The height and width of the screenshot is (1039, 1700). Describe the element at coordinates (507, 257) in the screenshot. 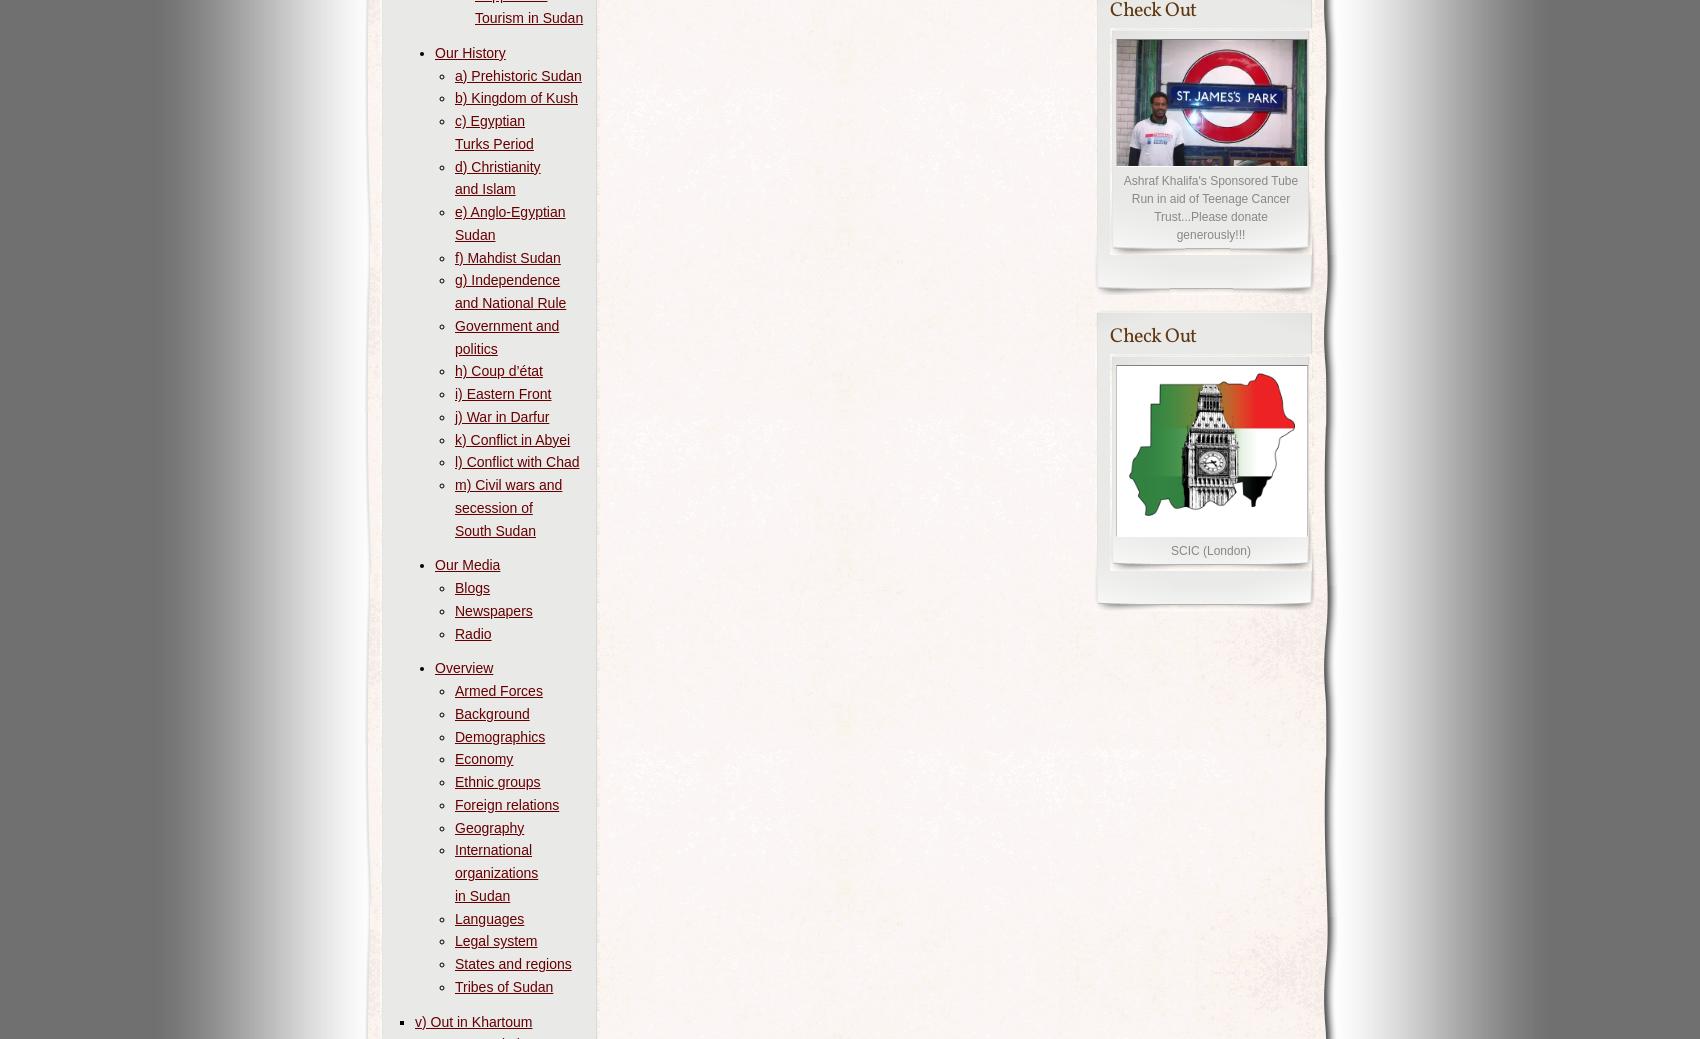

I see `'f) Mahdist Sudan'` at that location.